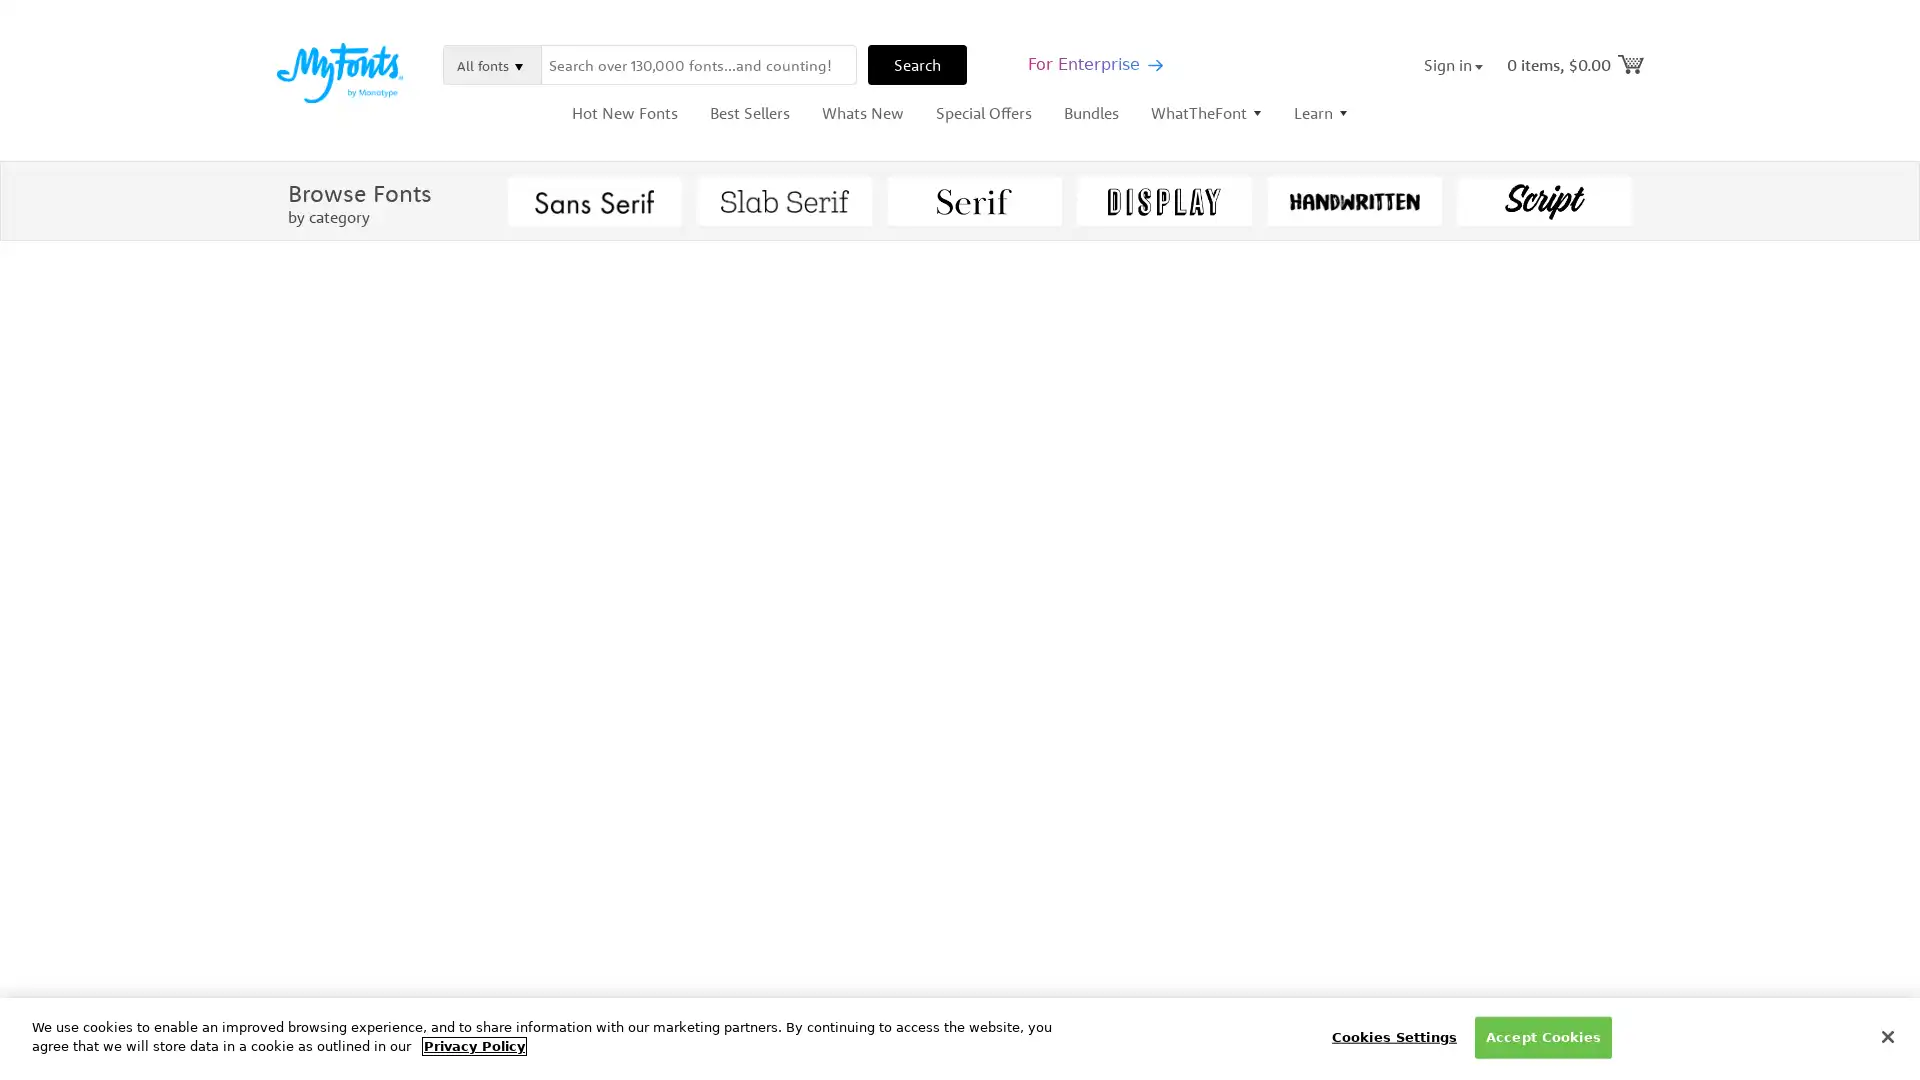 The width and height of the screenshot is (1920, 1080). Describe the element at coordinates (1306, 605) in the screenshot. I see `Show Settings` at that location.